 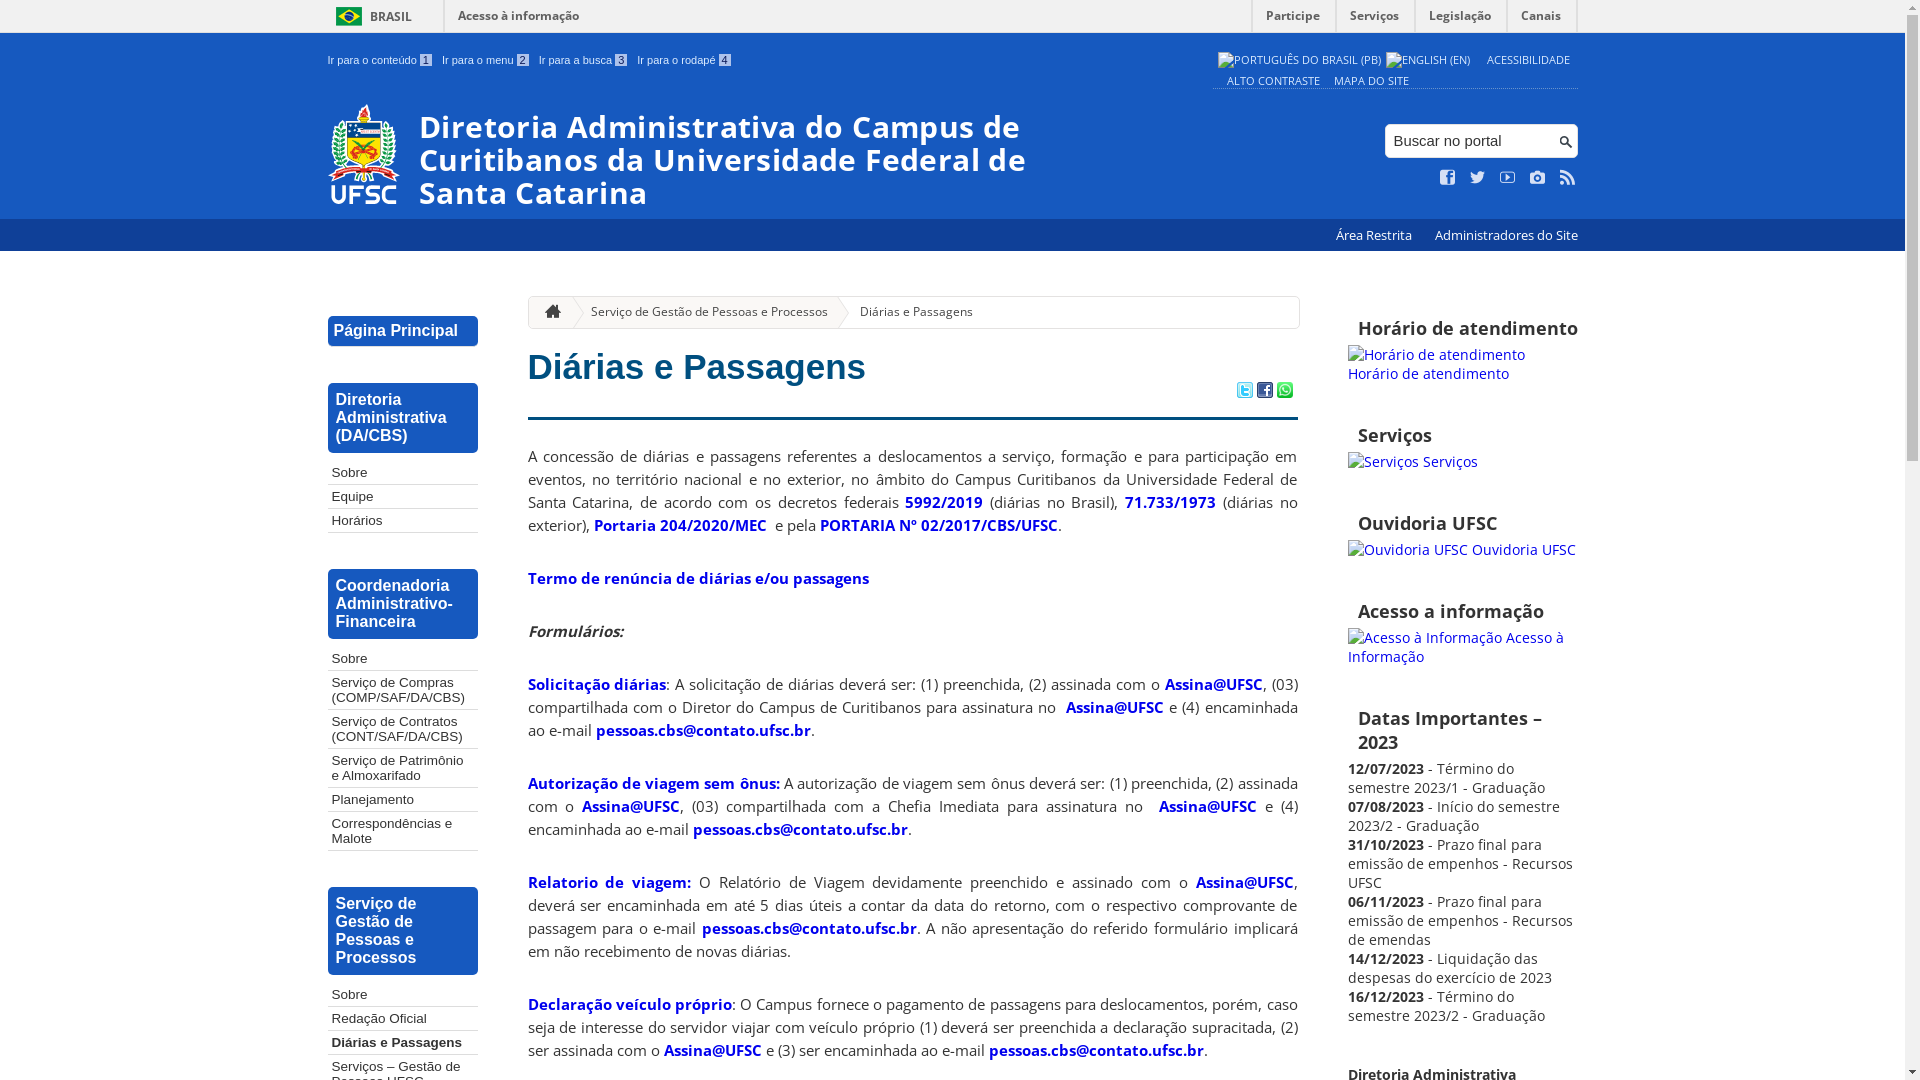 What do you see at coordinates (943, 500) in the screenshot?
I see `'5992/2019'` at bounding box center [943, 500].